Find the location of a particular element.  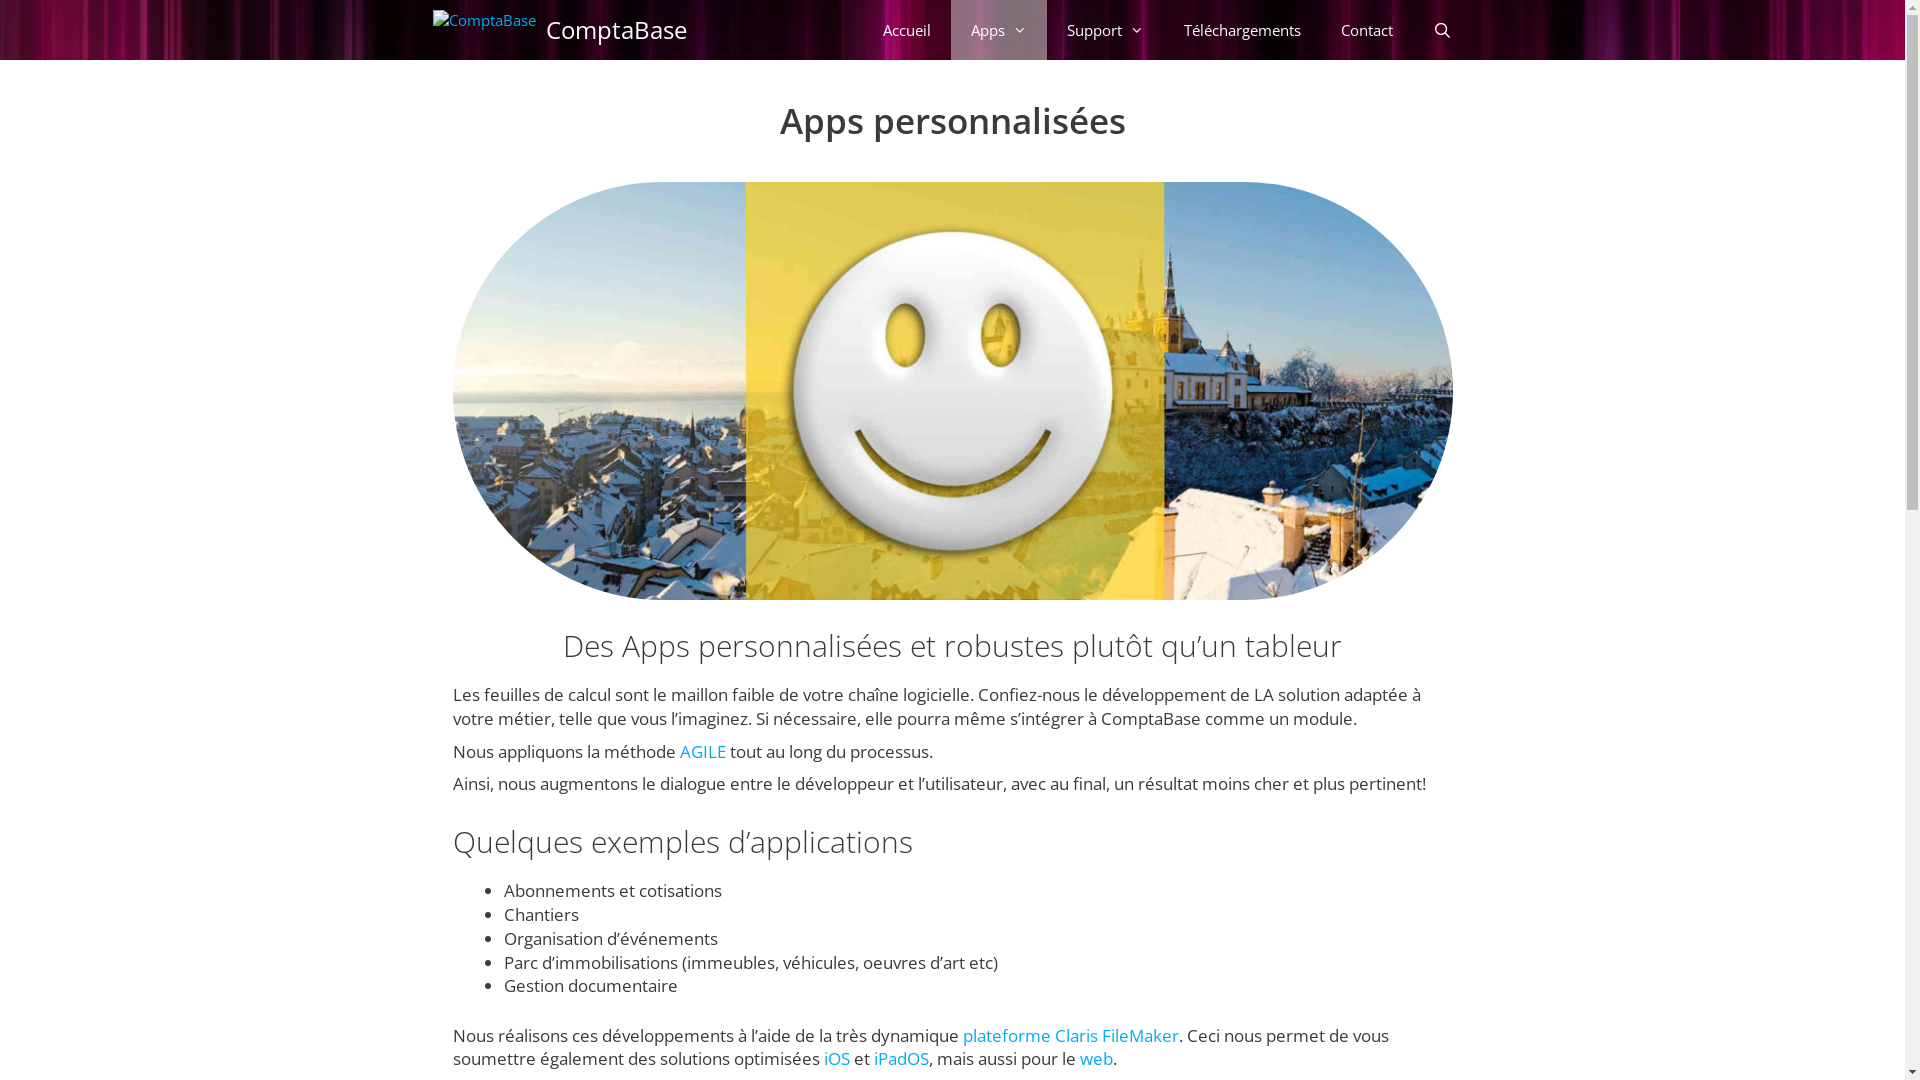

'iOS' is located at coordinates (824, 1057).